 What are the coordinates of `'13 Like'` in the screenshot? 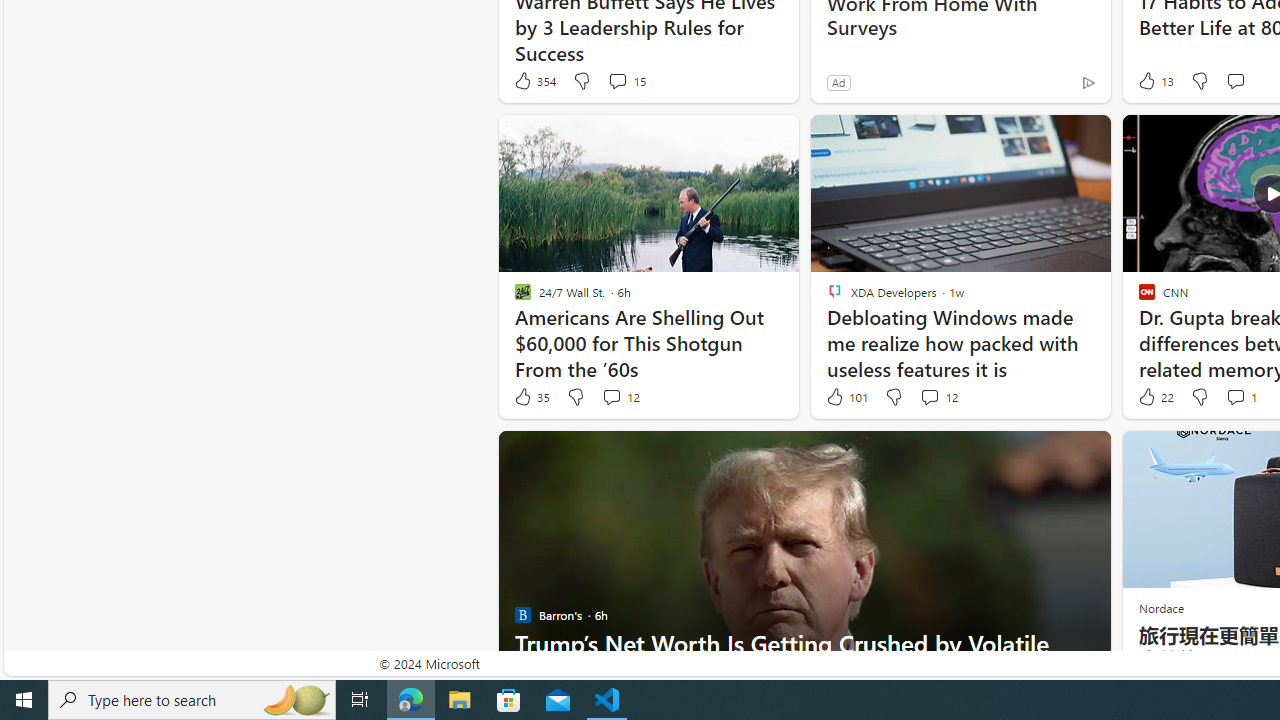 It's located at (1154, 80).